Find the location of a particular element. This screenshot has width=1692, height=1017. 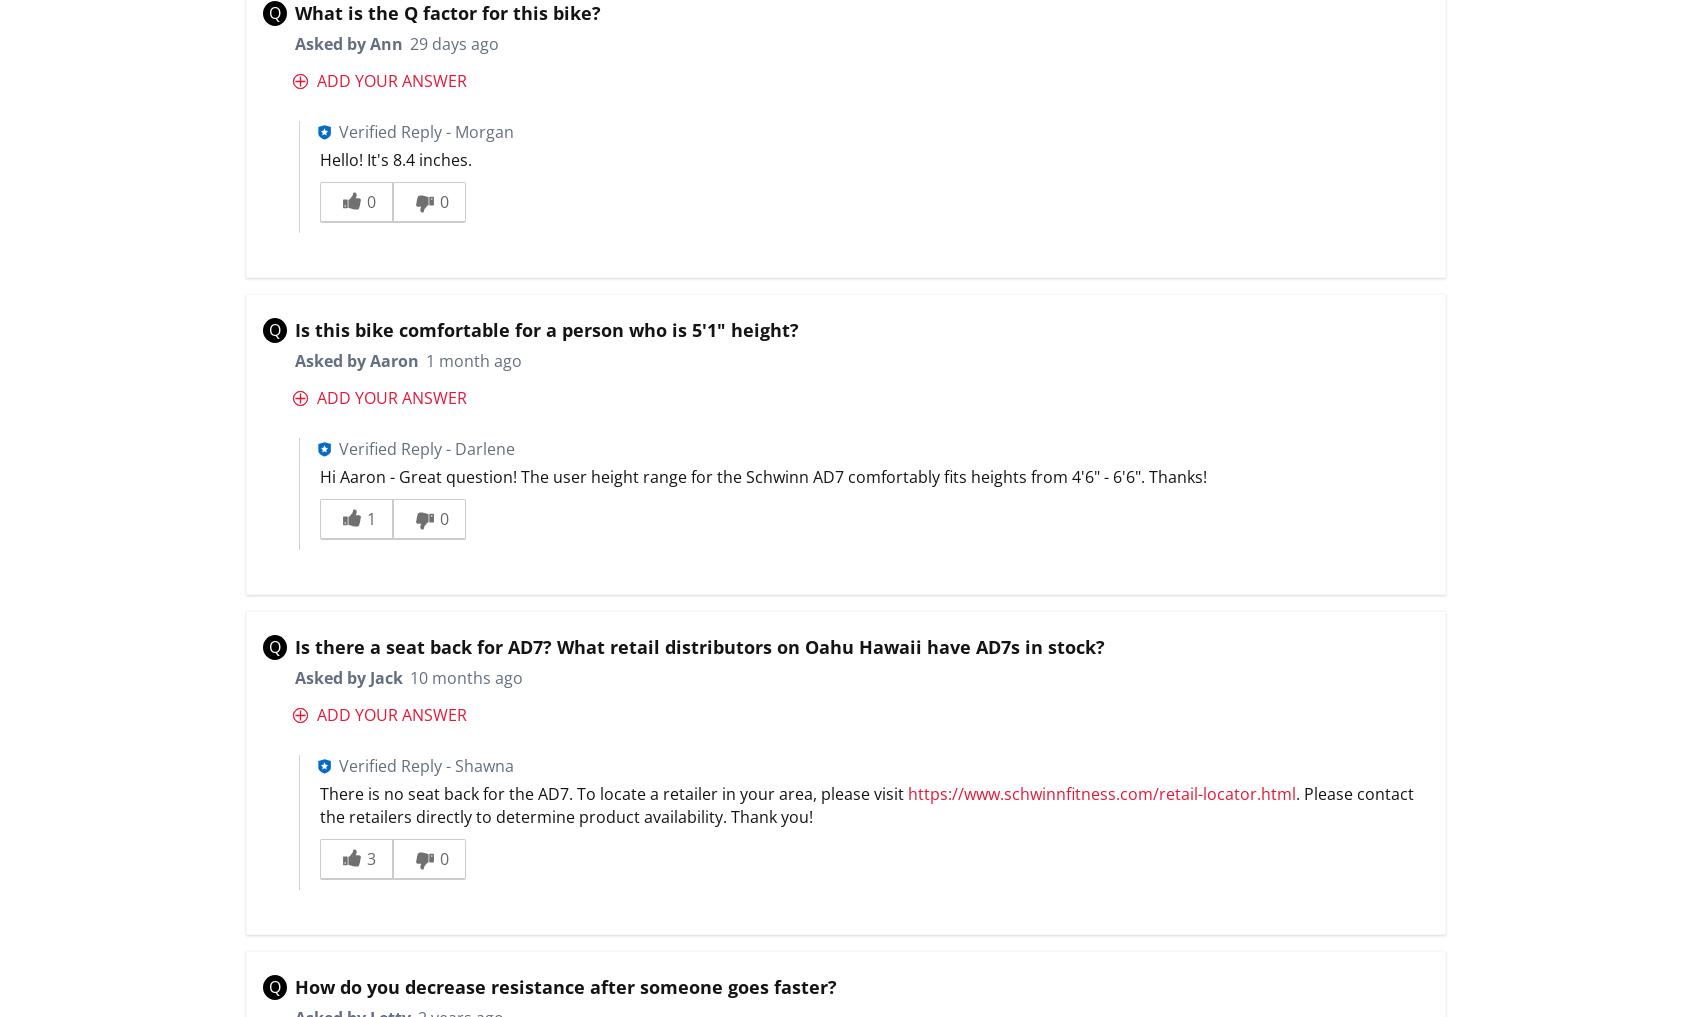

'There is no seat back for the AD7. To locate a retailer in your area, please visit' is located at coordinates (613, 792).